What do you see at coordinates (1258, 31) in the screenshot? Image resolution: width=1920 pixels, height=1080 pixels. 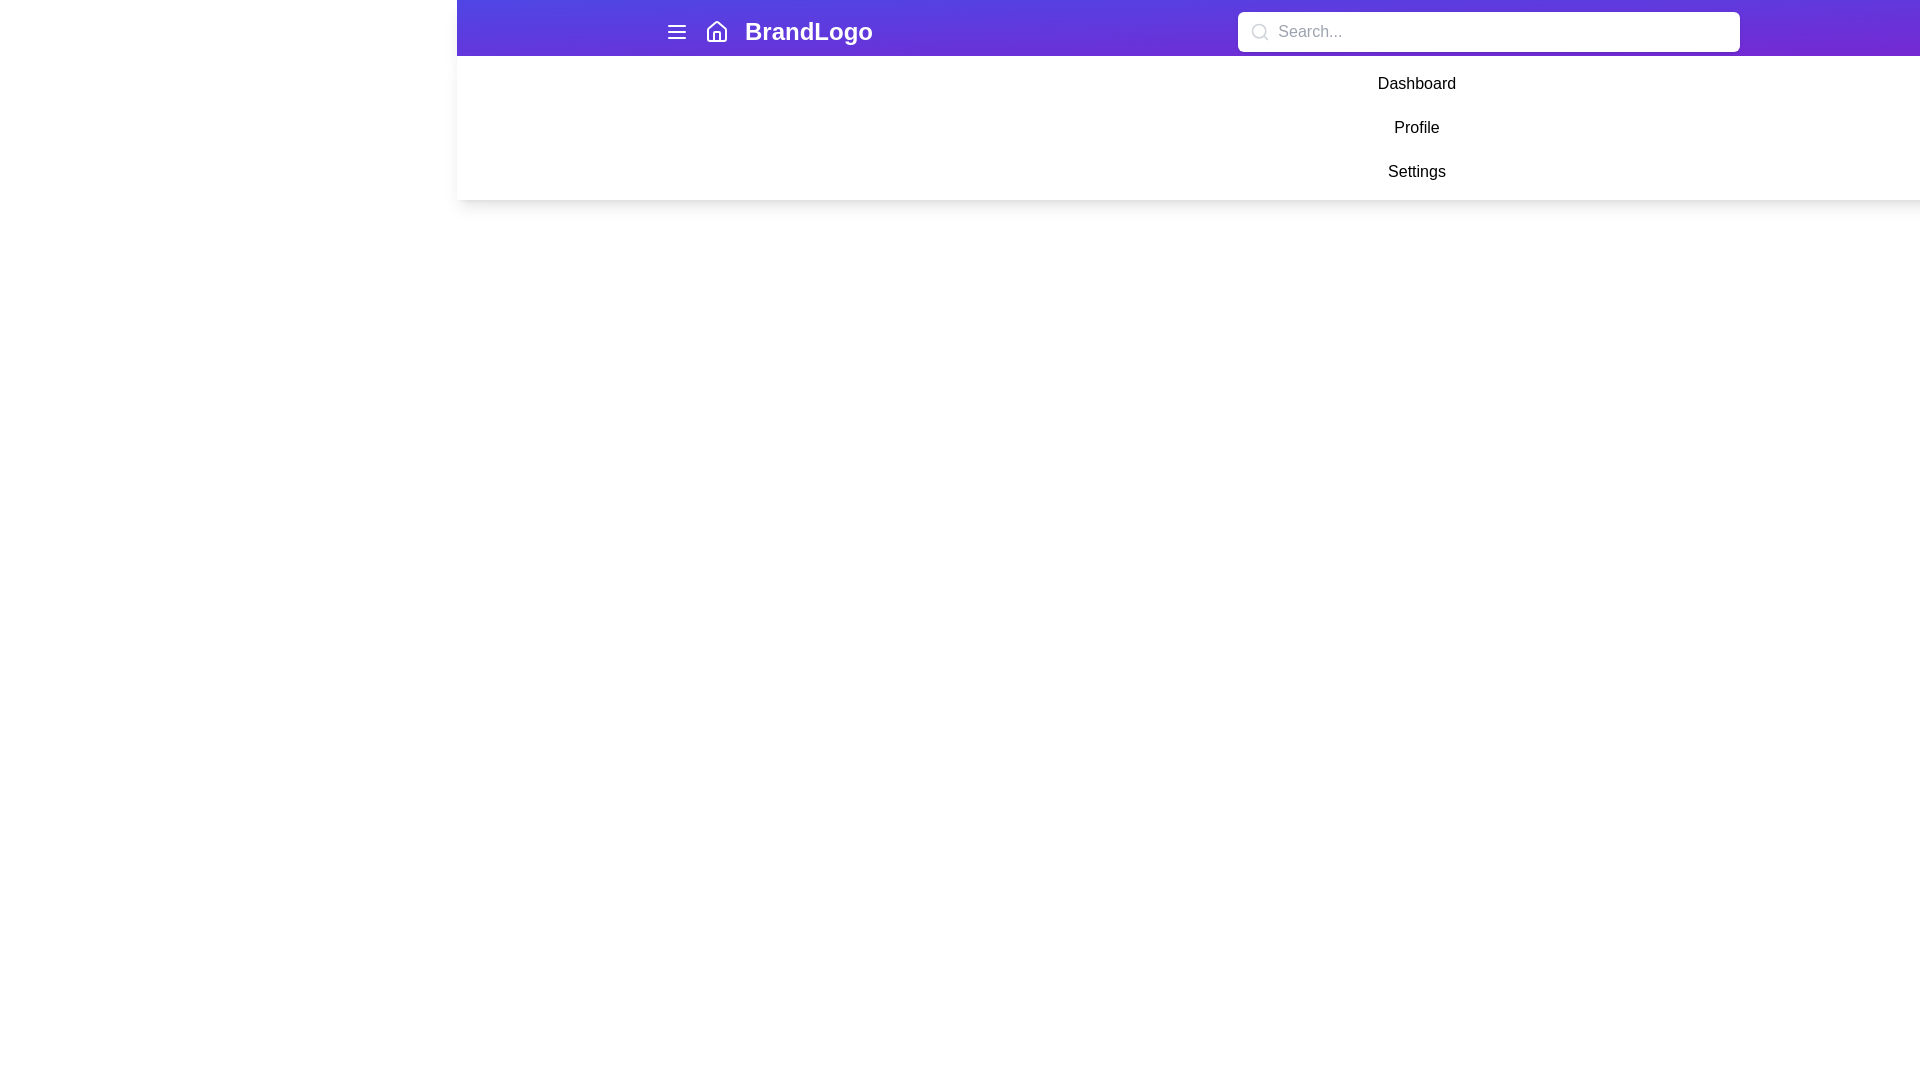 I see `the search icon located on the left side of the search bar, which assists users in identifying the input field for search queries` at bounding box center [1258, 31].